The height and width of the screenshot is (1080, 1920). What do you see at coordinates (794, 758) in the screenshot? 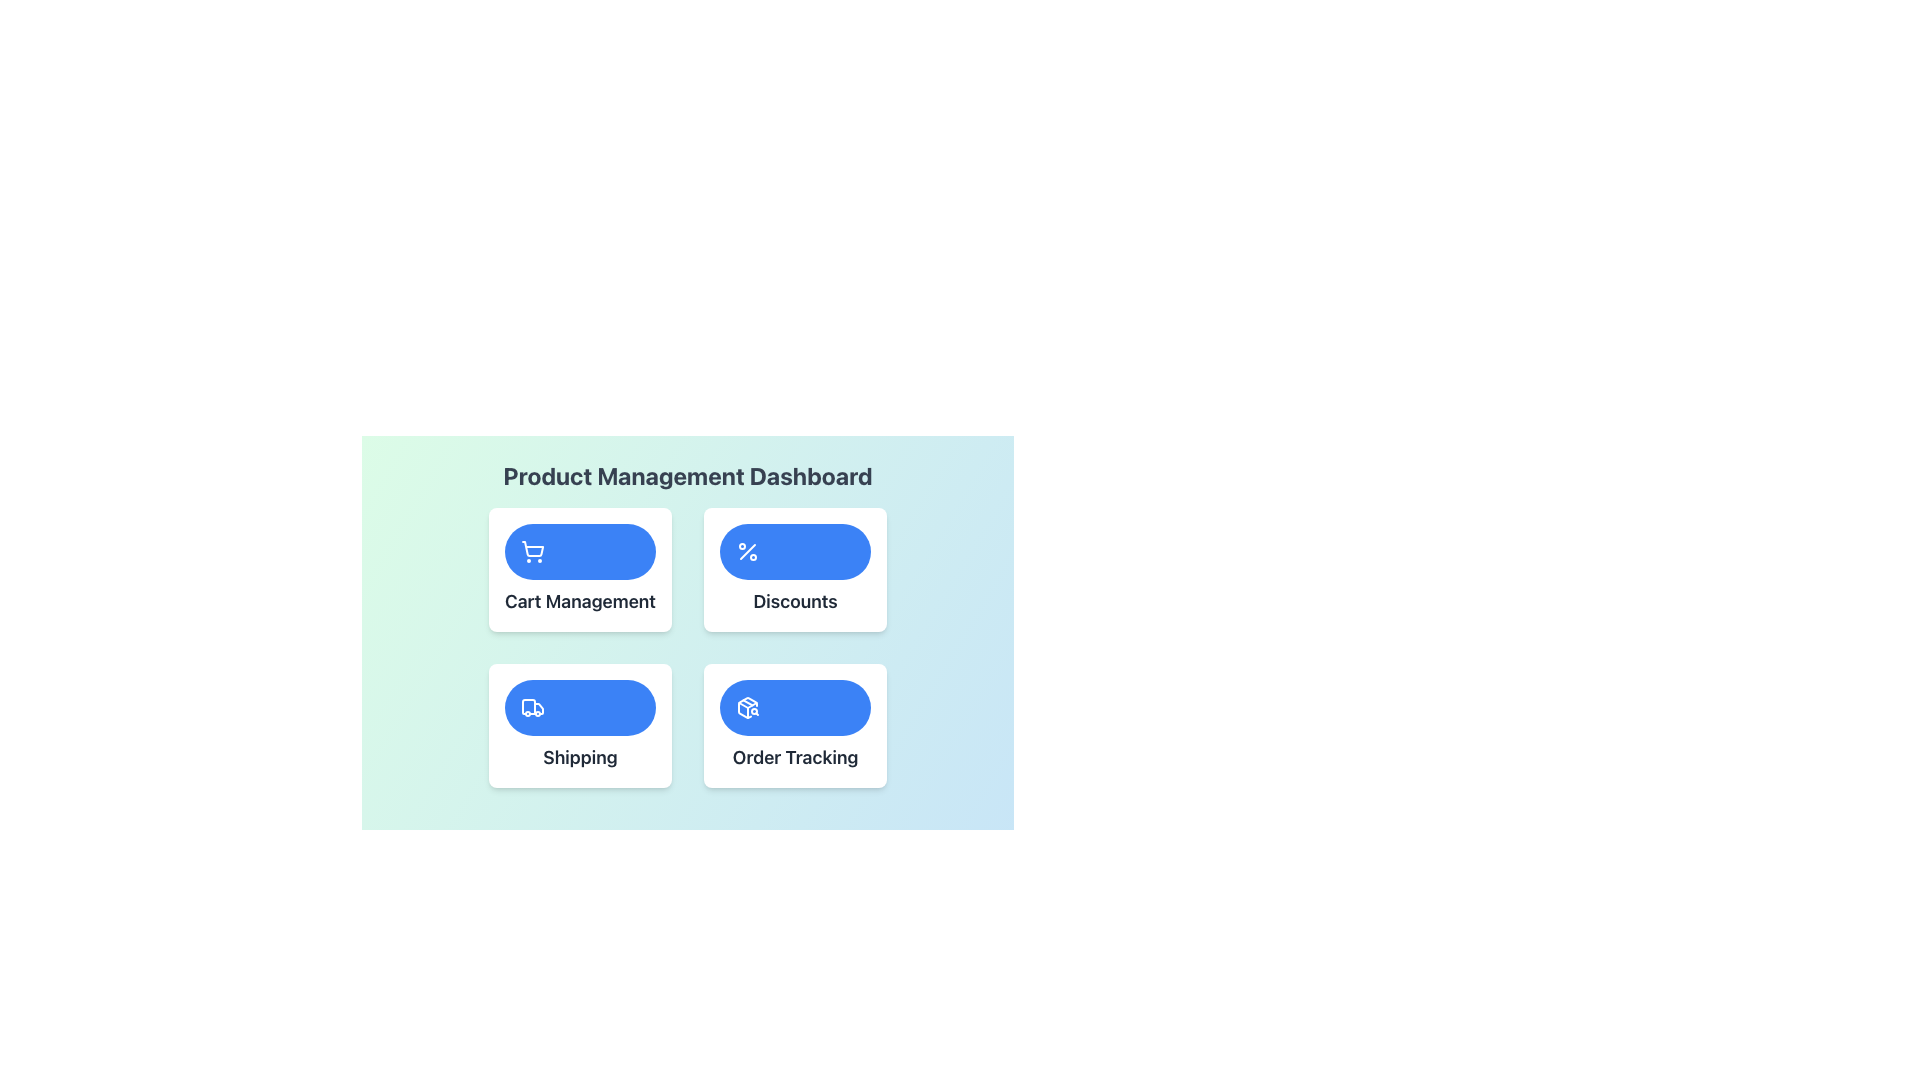
I see `the 'Order Tracking' text label located at the bottom of the white rectangular card in the bottom-right corner of the 2x2 grid layout, which indicates functionalities related to tracking orders` at bounding box center [794, 758].